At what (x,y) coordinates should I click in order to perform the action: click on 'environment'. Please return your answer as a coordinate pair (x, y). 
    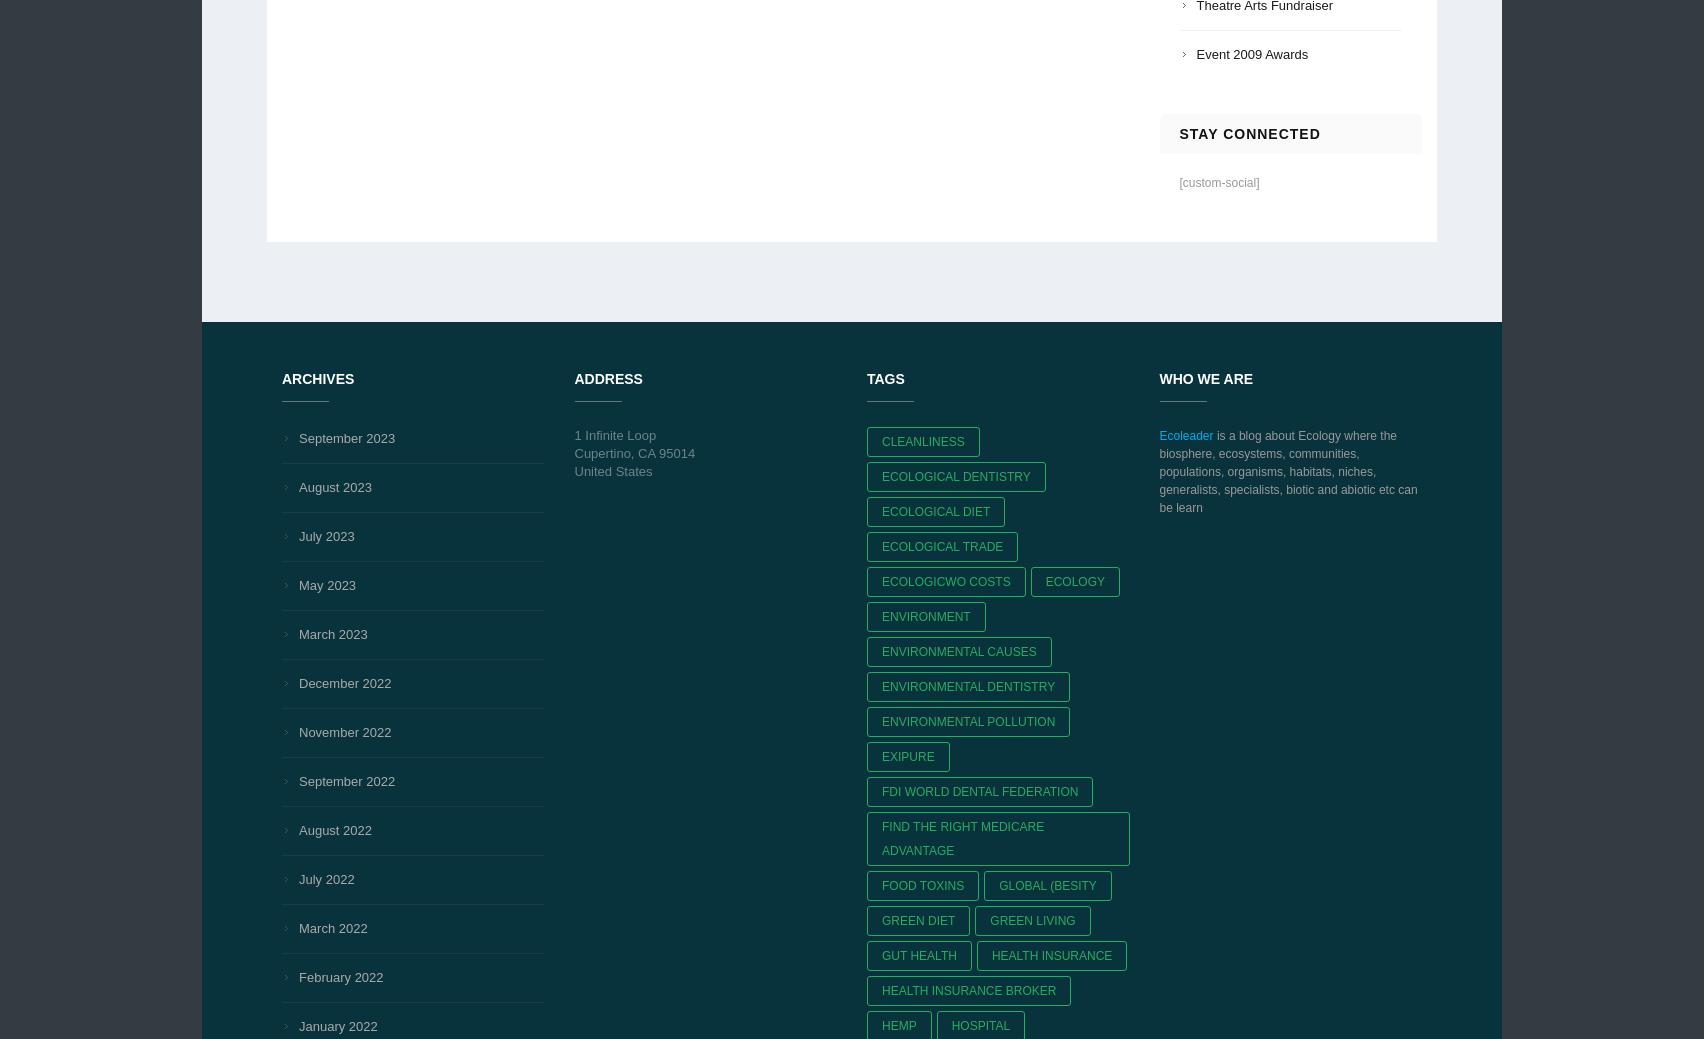
    Looking at the image, I should click on (925, 616).